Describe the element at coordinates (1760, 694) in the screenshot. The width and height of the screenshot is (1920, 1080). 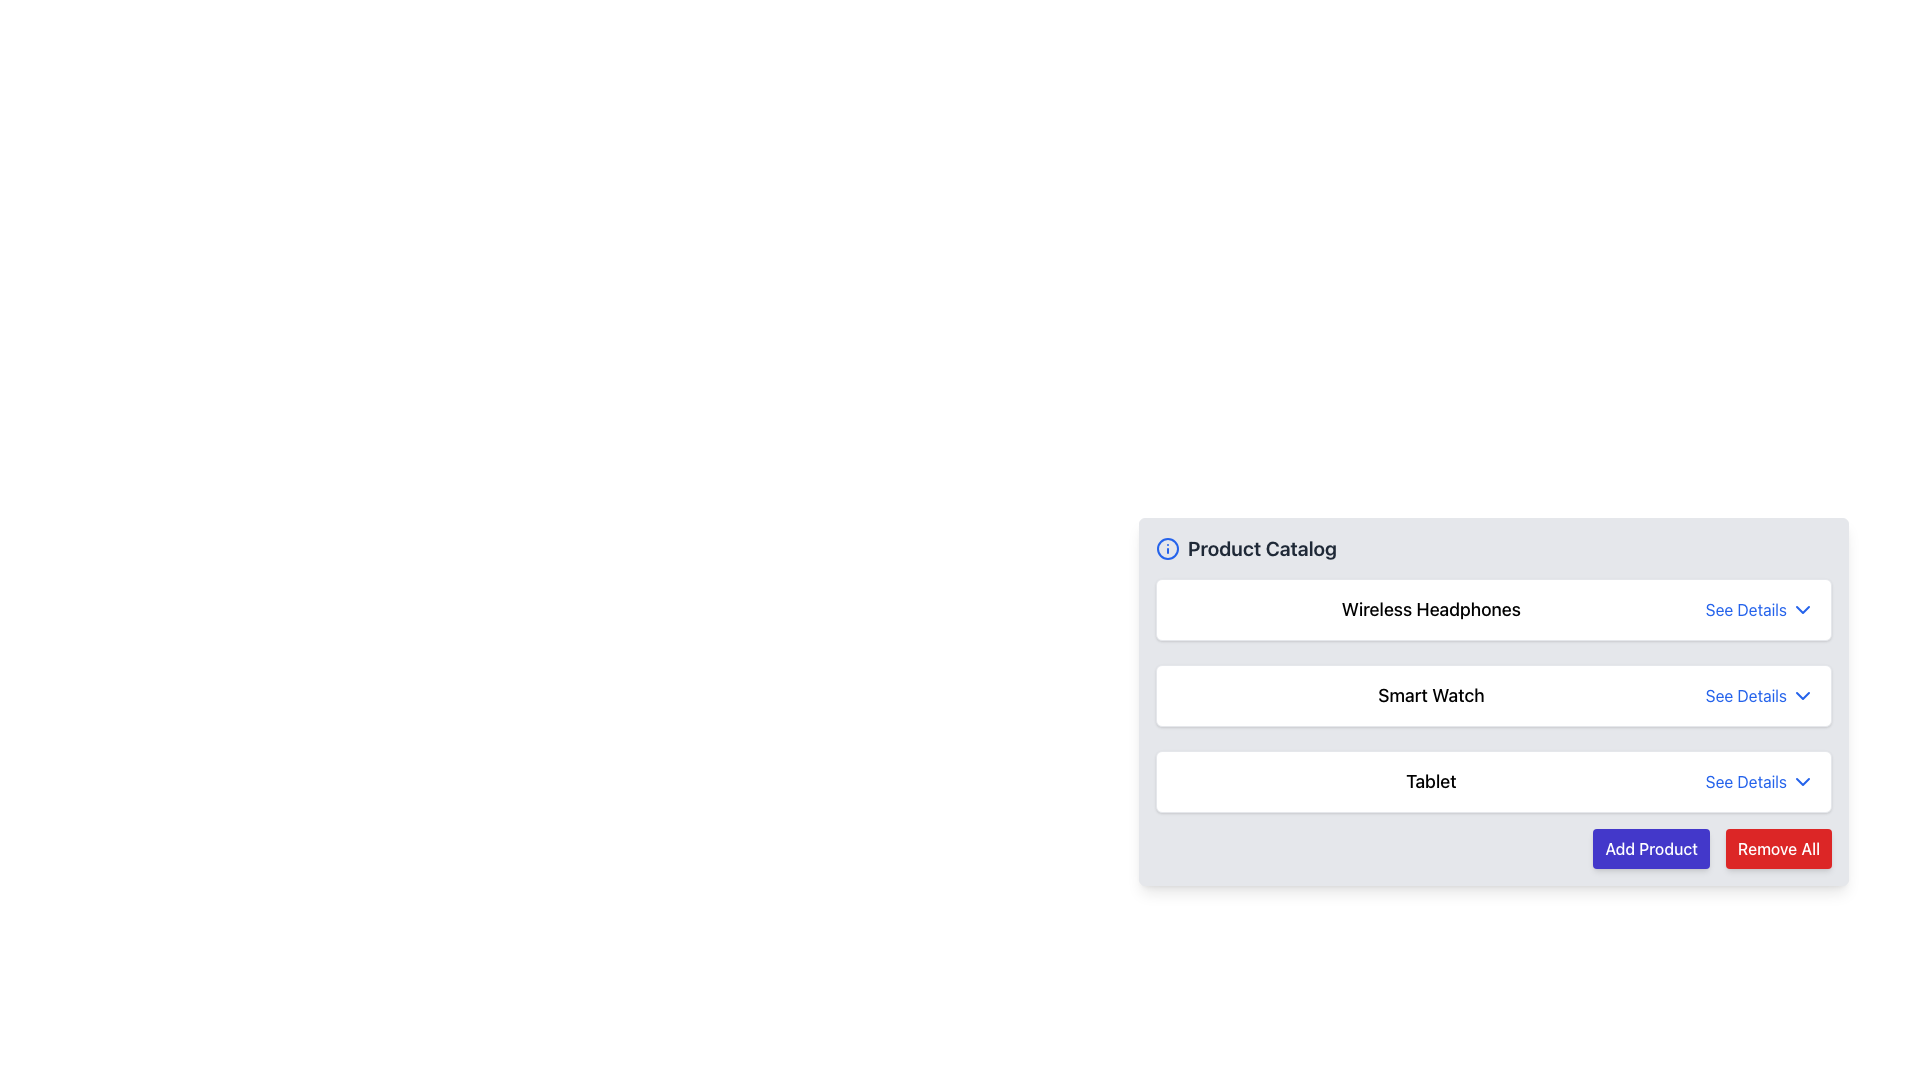
I see `the second 'See Details' button on the right side of the 'Smart Watch' product in the Product Catalog` at that location.